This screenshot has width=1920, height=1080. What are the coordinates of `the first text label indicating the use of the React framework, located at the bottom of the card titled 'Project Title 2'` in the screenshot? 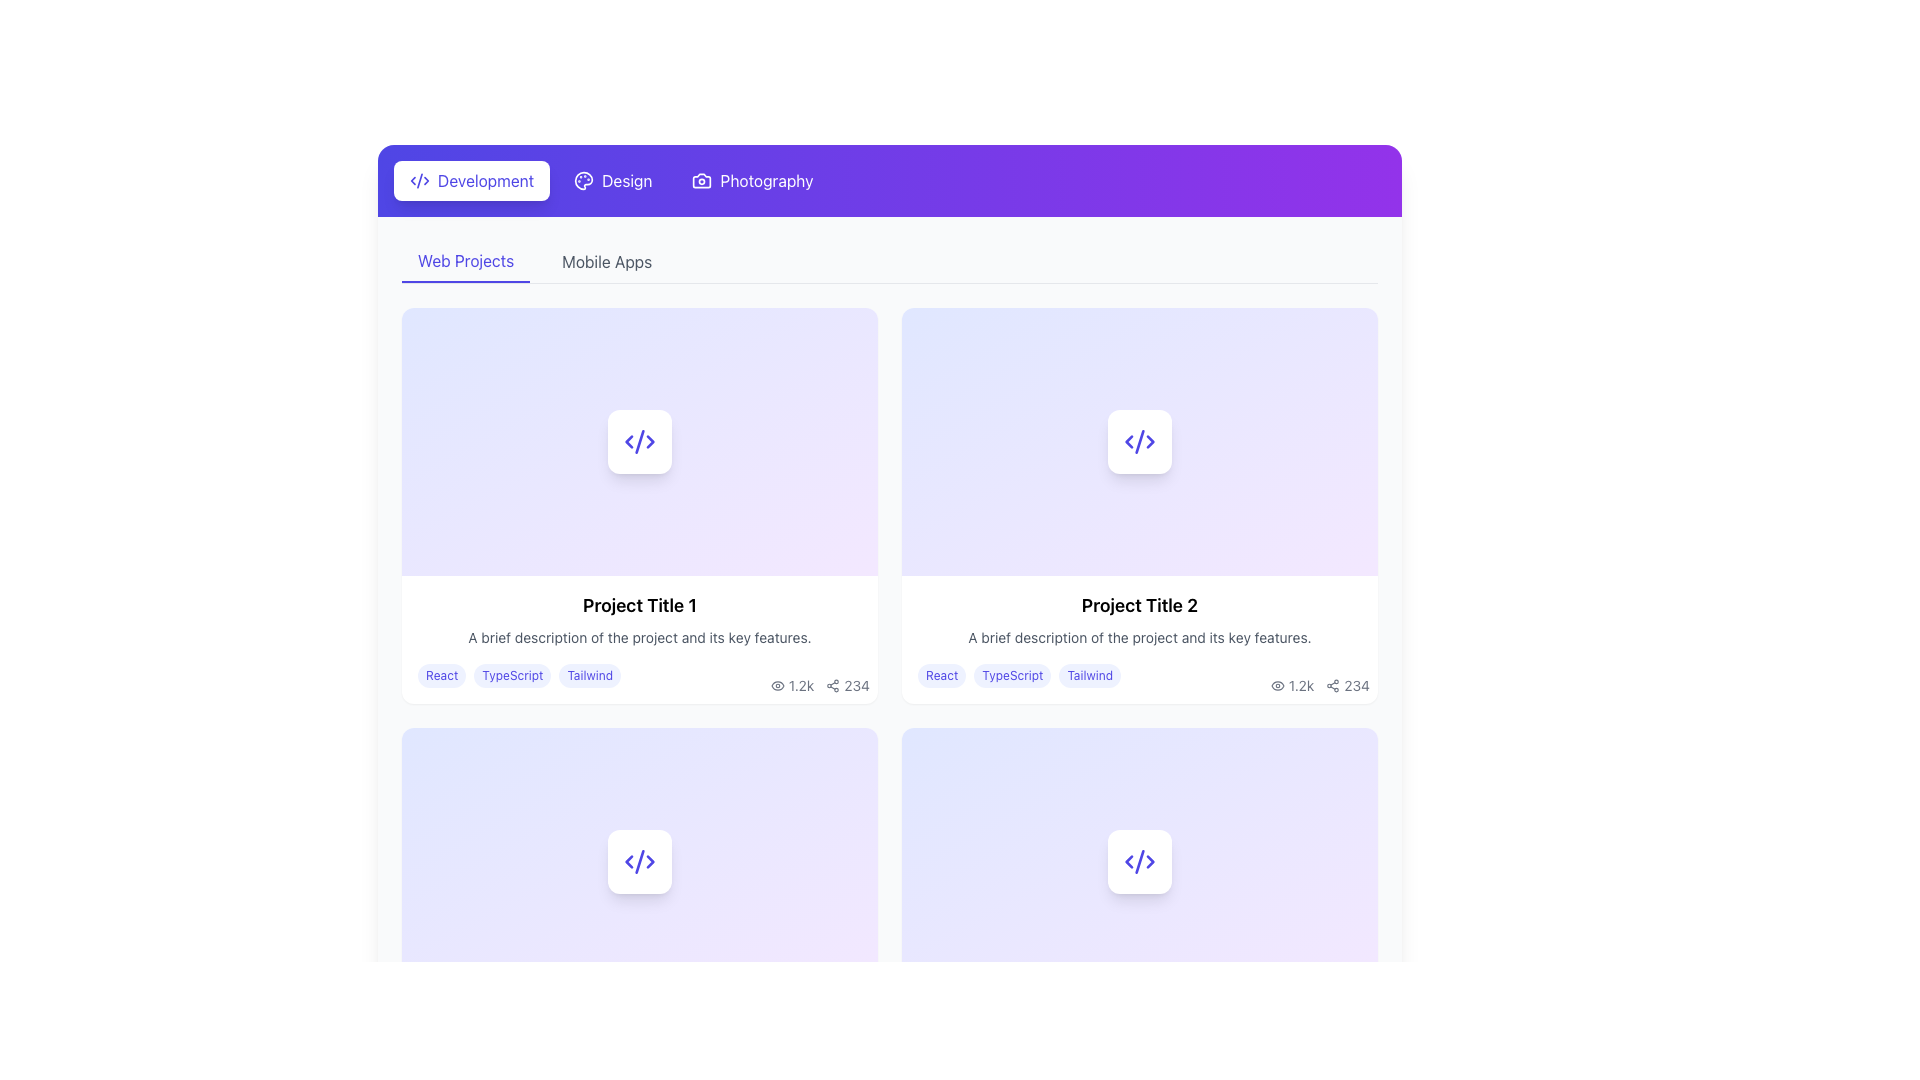 It's located at (941, 675).